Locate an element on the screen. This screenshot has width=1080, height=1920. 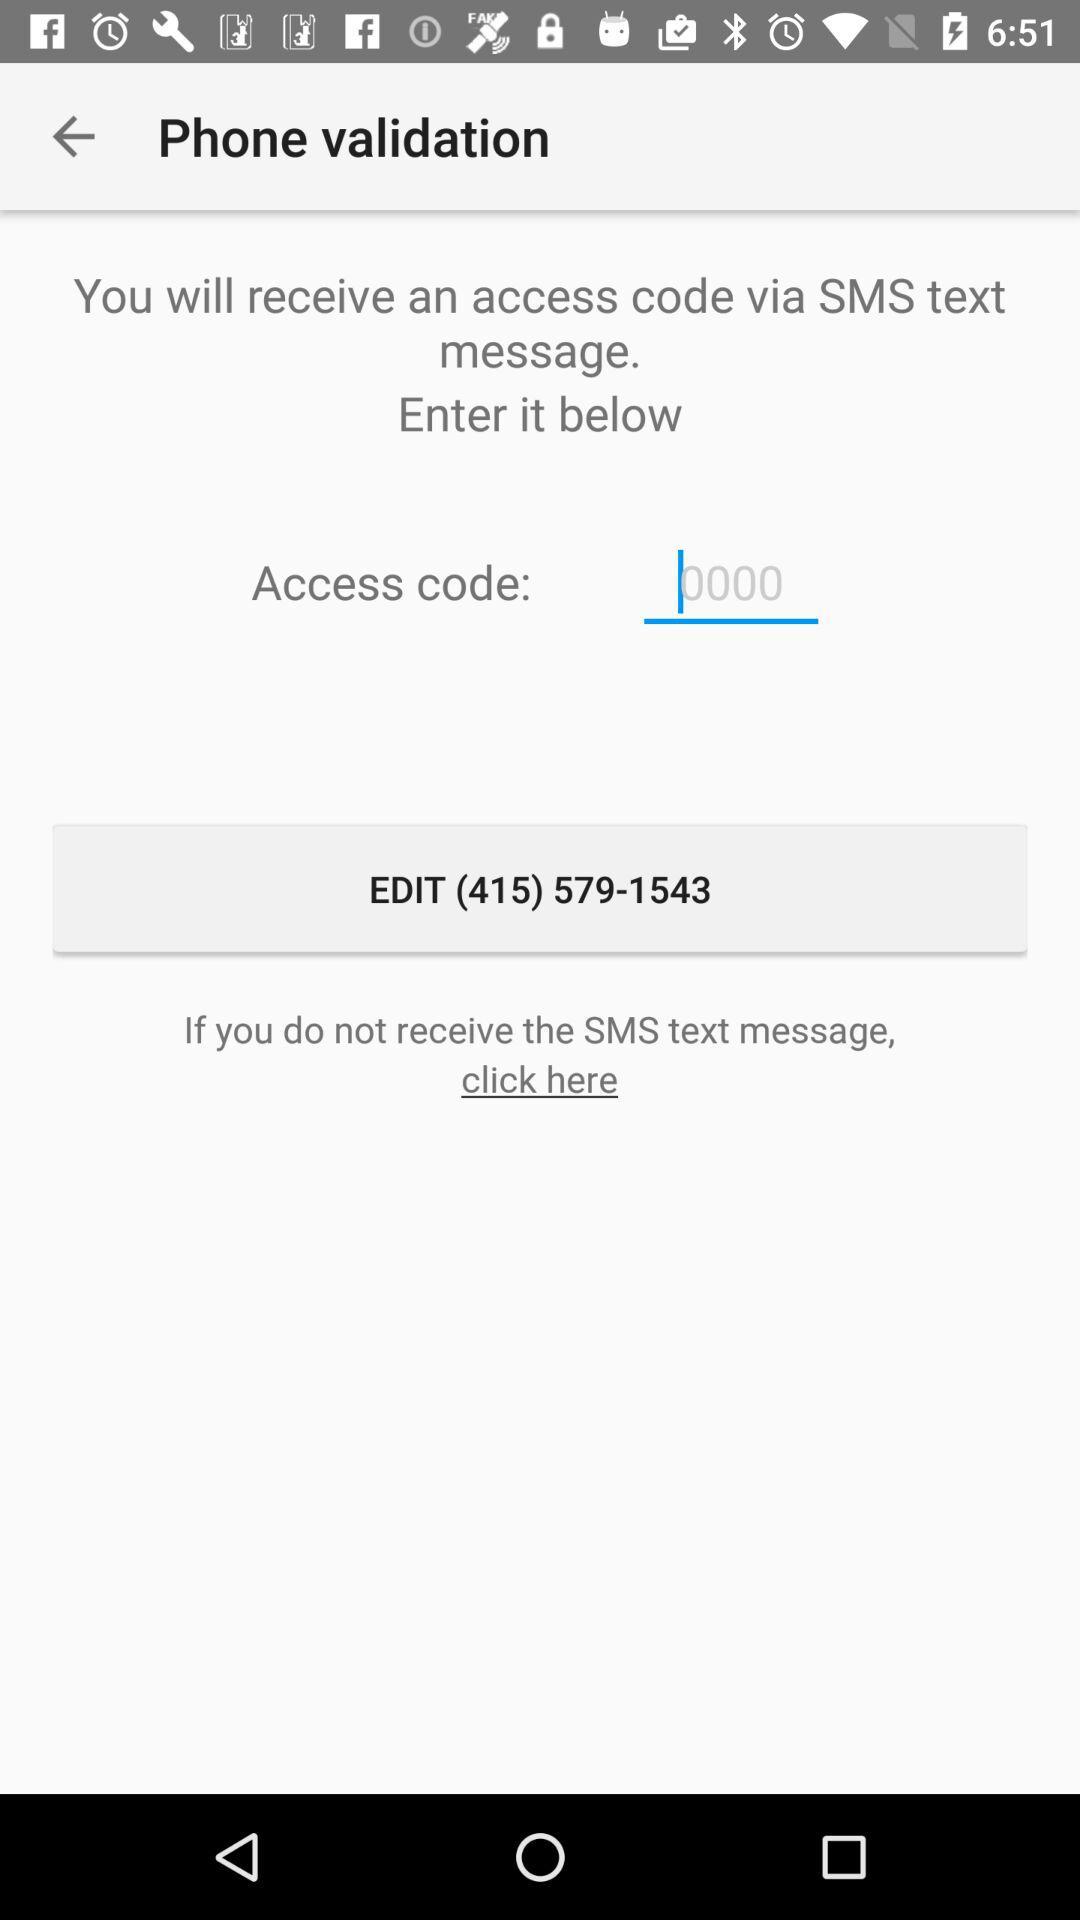
the icon next to phone validation icon is located at coordinates (72, 135).